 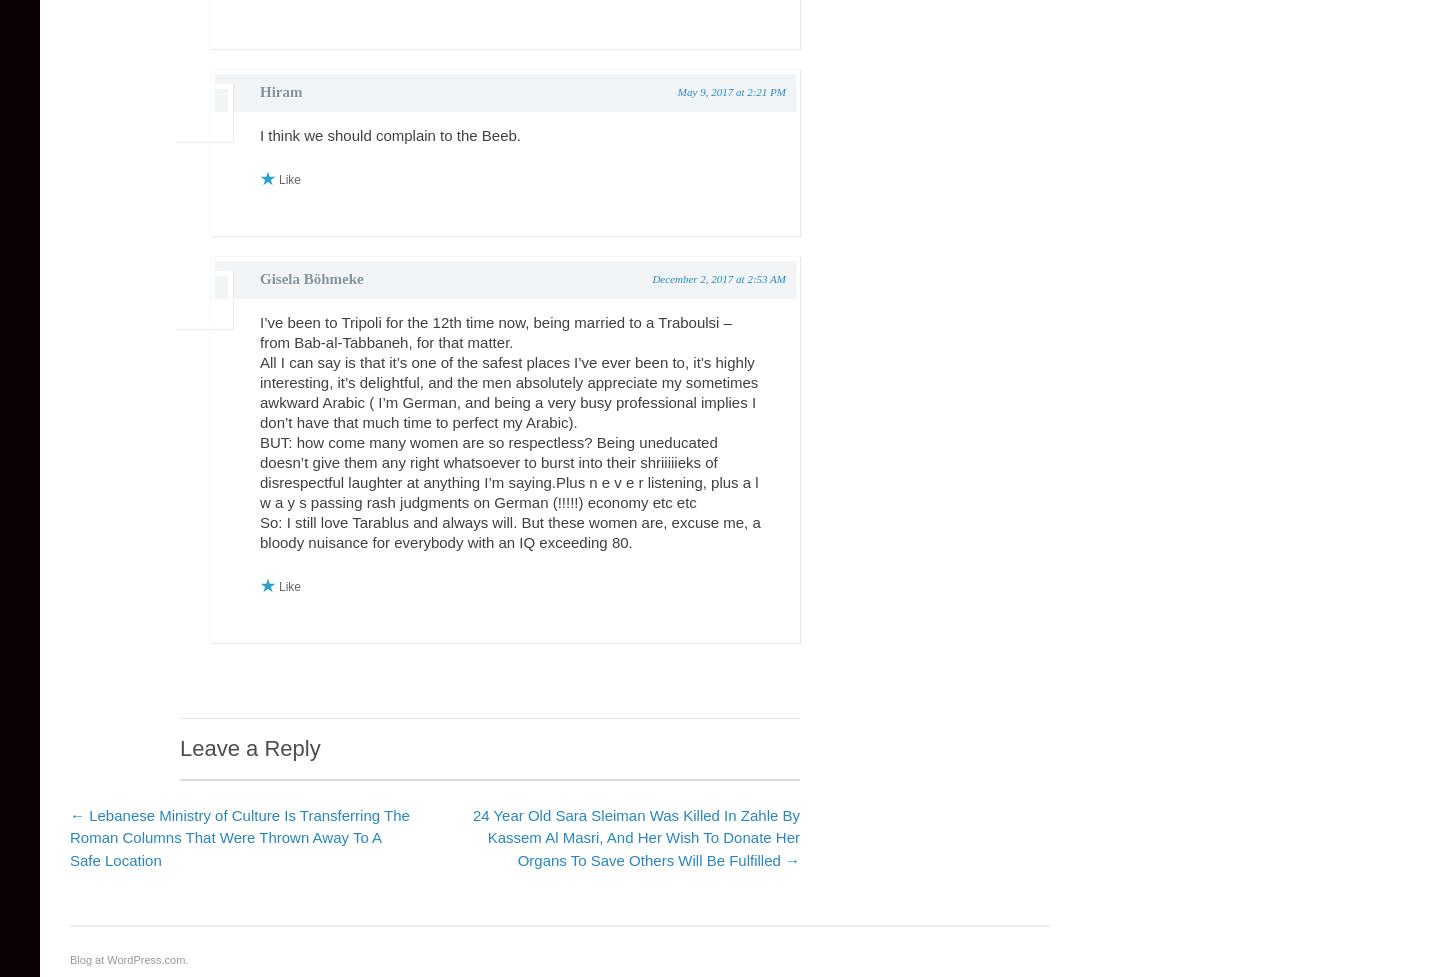 What do you see at coordinates (718, 278) in the screenshot?
I see `'December 2, 2017 at 2:53 AM'` at bounding box center [718, 278].